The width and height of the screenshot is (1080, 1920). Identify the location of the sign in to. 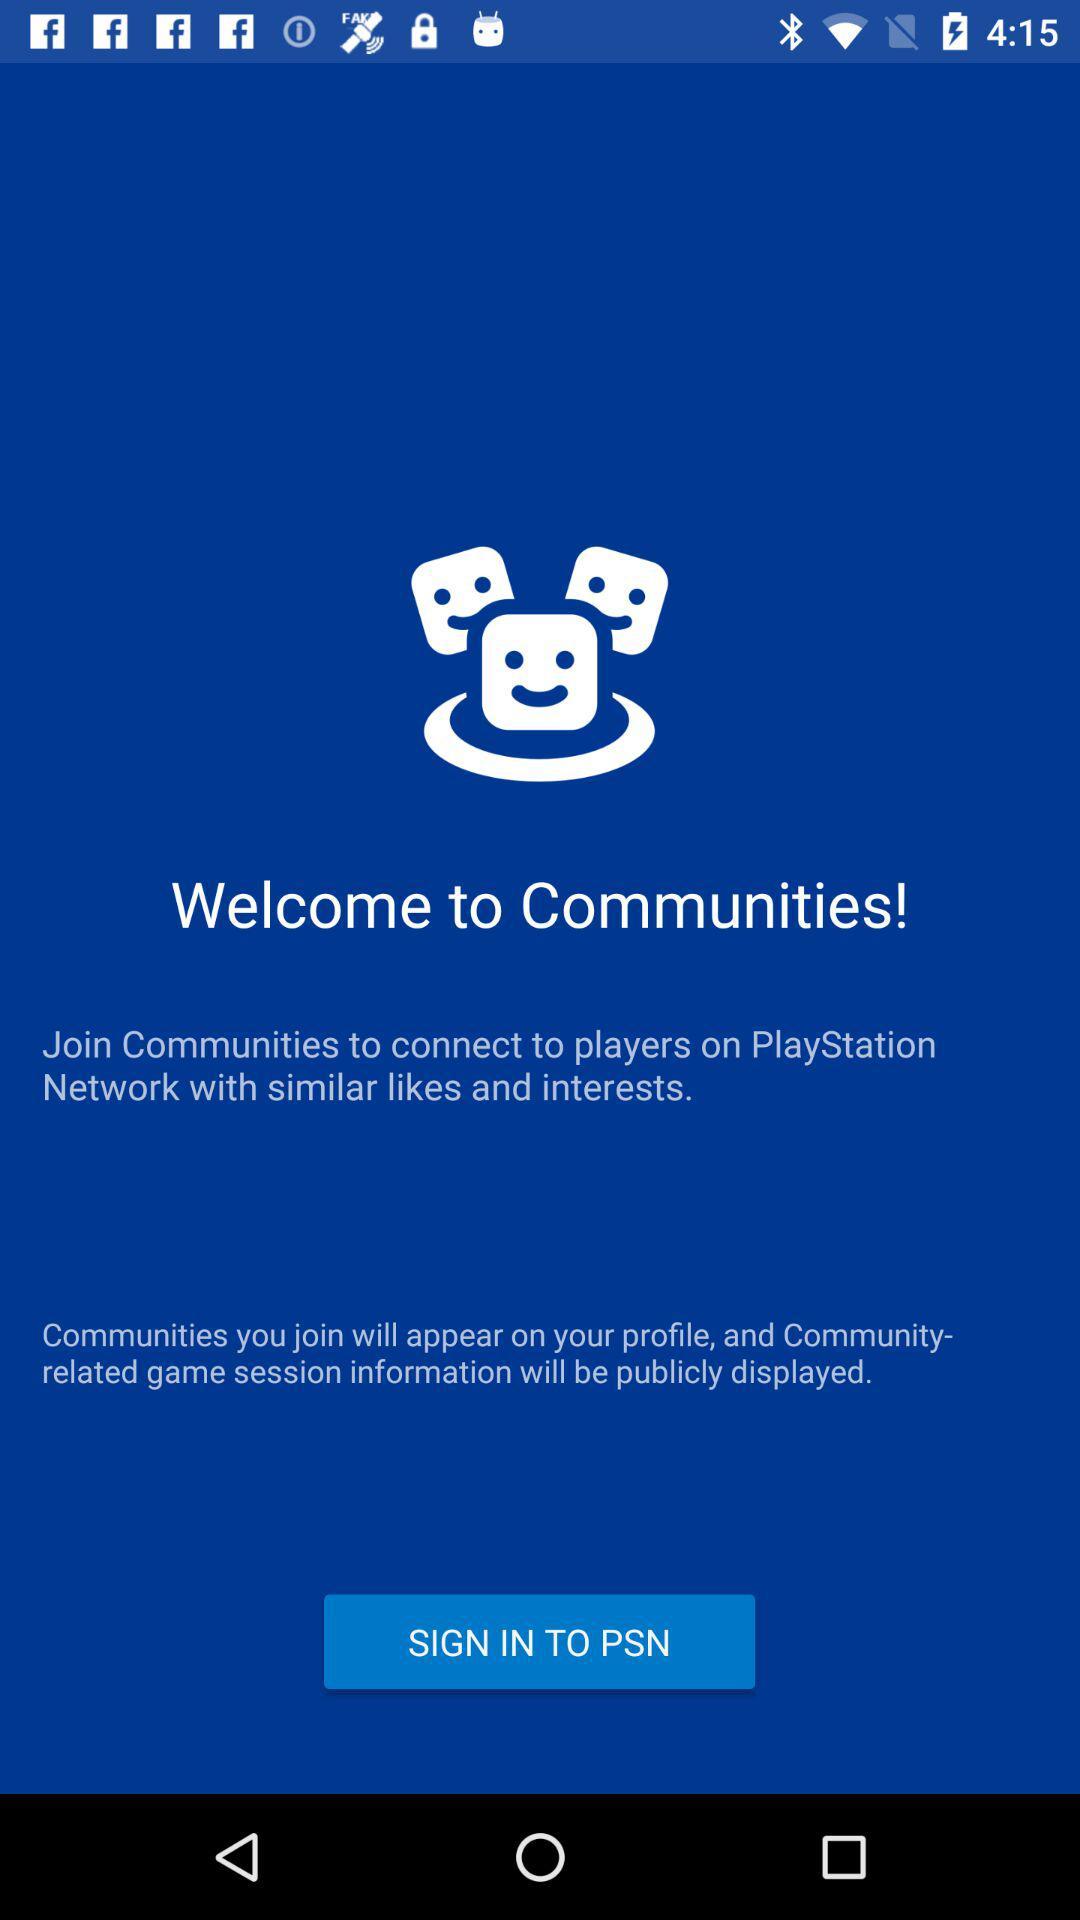
(538, 1641).